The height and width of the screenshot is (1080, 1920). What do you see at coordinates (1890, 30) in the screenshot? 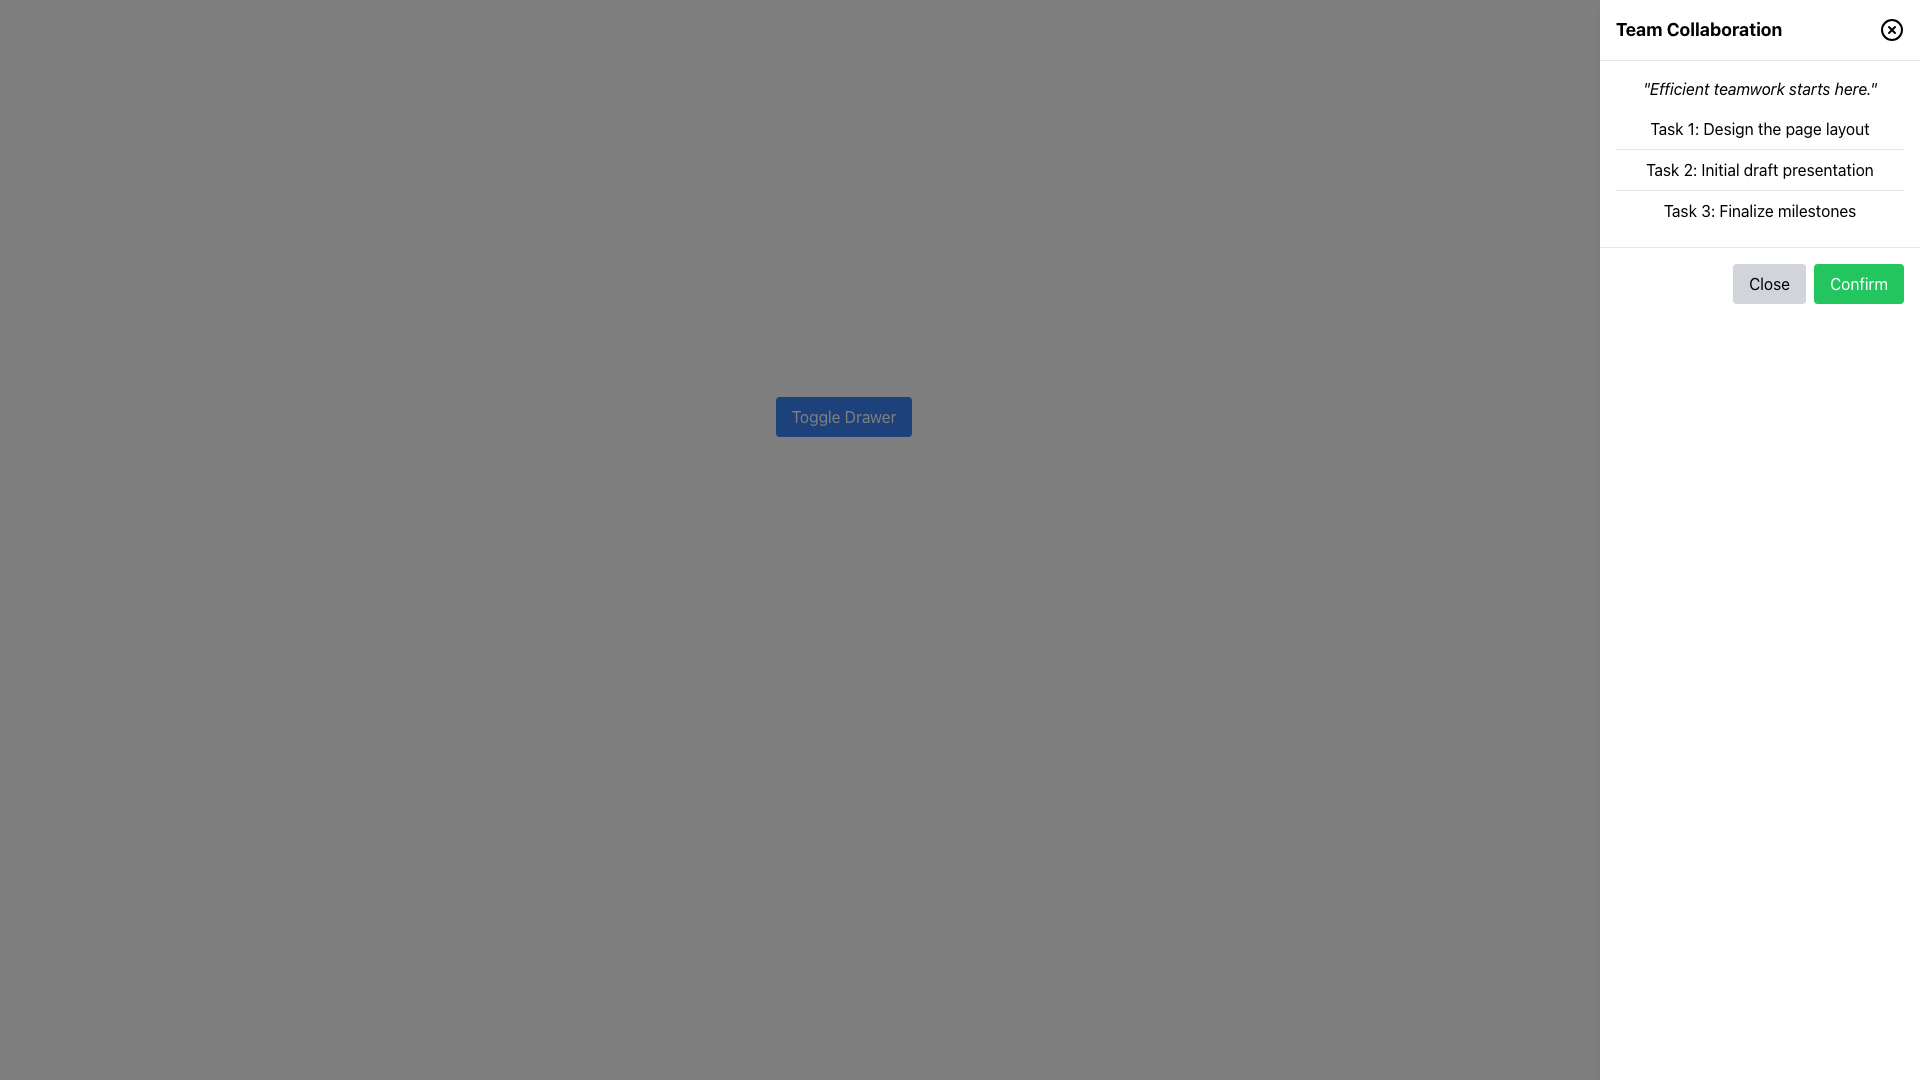
I see `the circular close button with a cross inside it located in the top-right corner of the 'Team Collaboration' panel` at bounding box center [1890, 30].